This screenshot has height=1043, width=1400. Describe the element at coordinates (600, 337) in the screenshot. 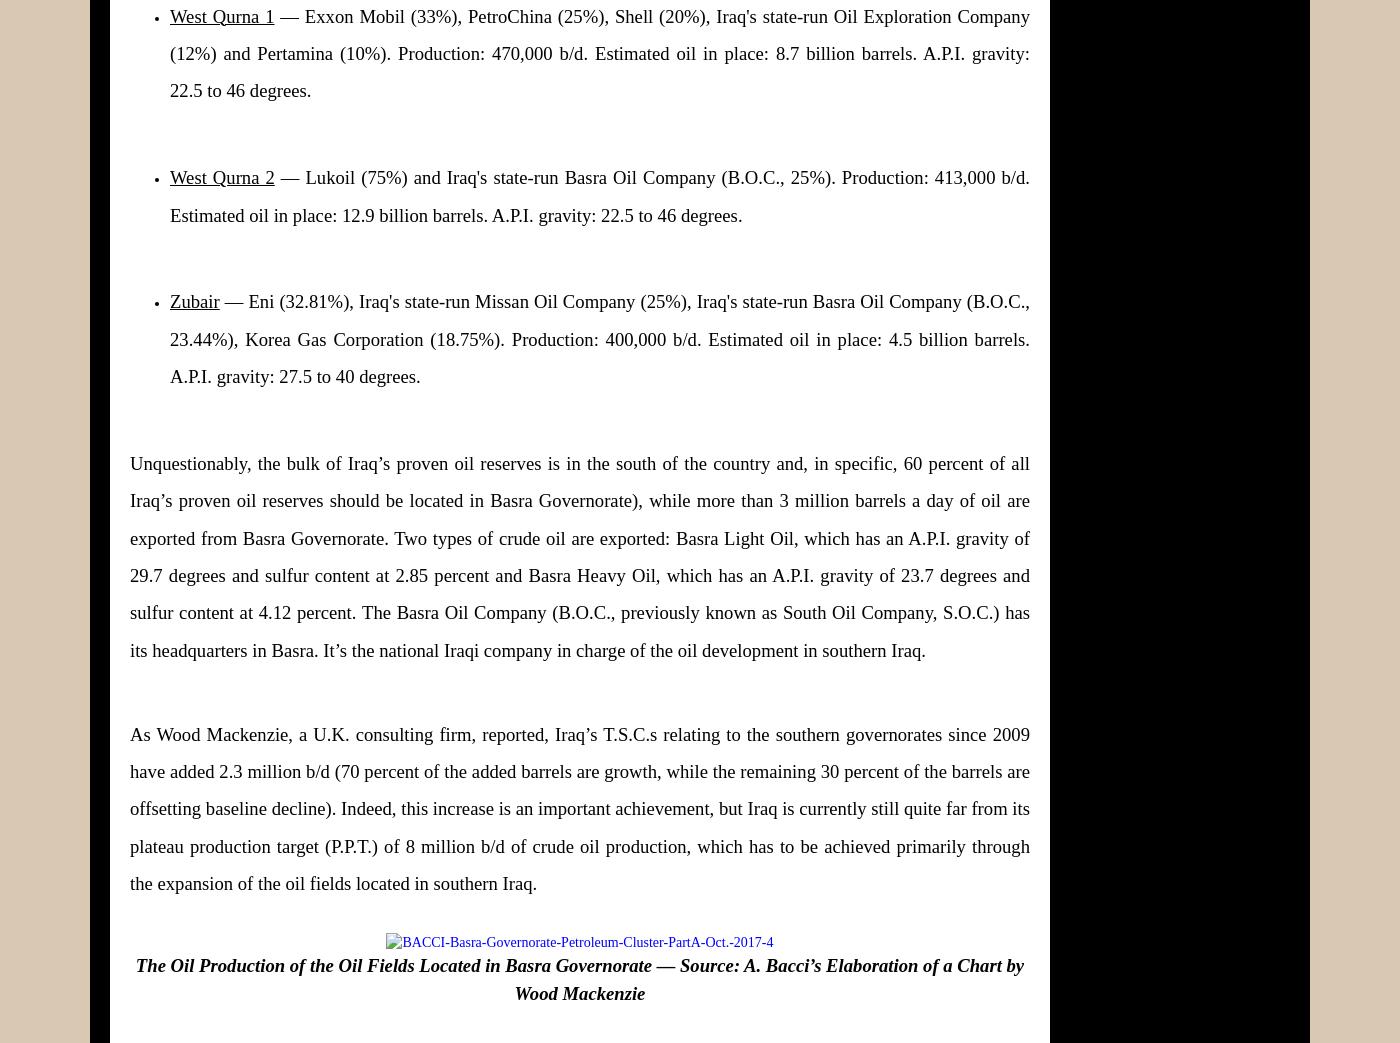

I see `'— Eni (32.81%), Iraq's state-run
Missan Oil Company (25%), Iraq's state-run Basra Oil Company (B.O.C., 23.44%),
Korea Gas Corporation (18.75%). Production: 400,000 b/d. Estimated oil in
place: 4.5 billion barrels. A.P.I. gravity: 27.5 to 40 degrees.'` at that location.